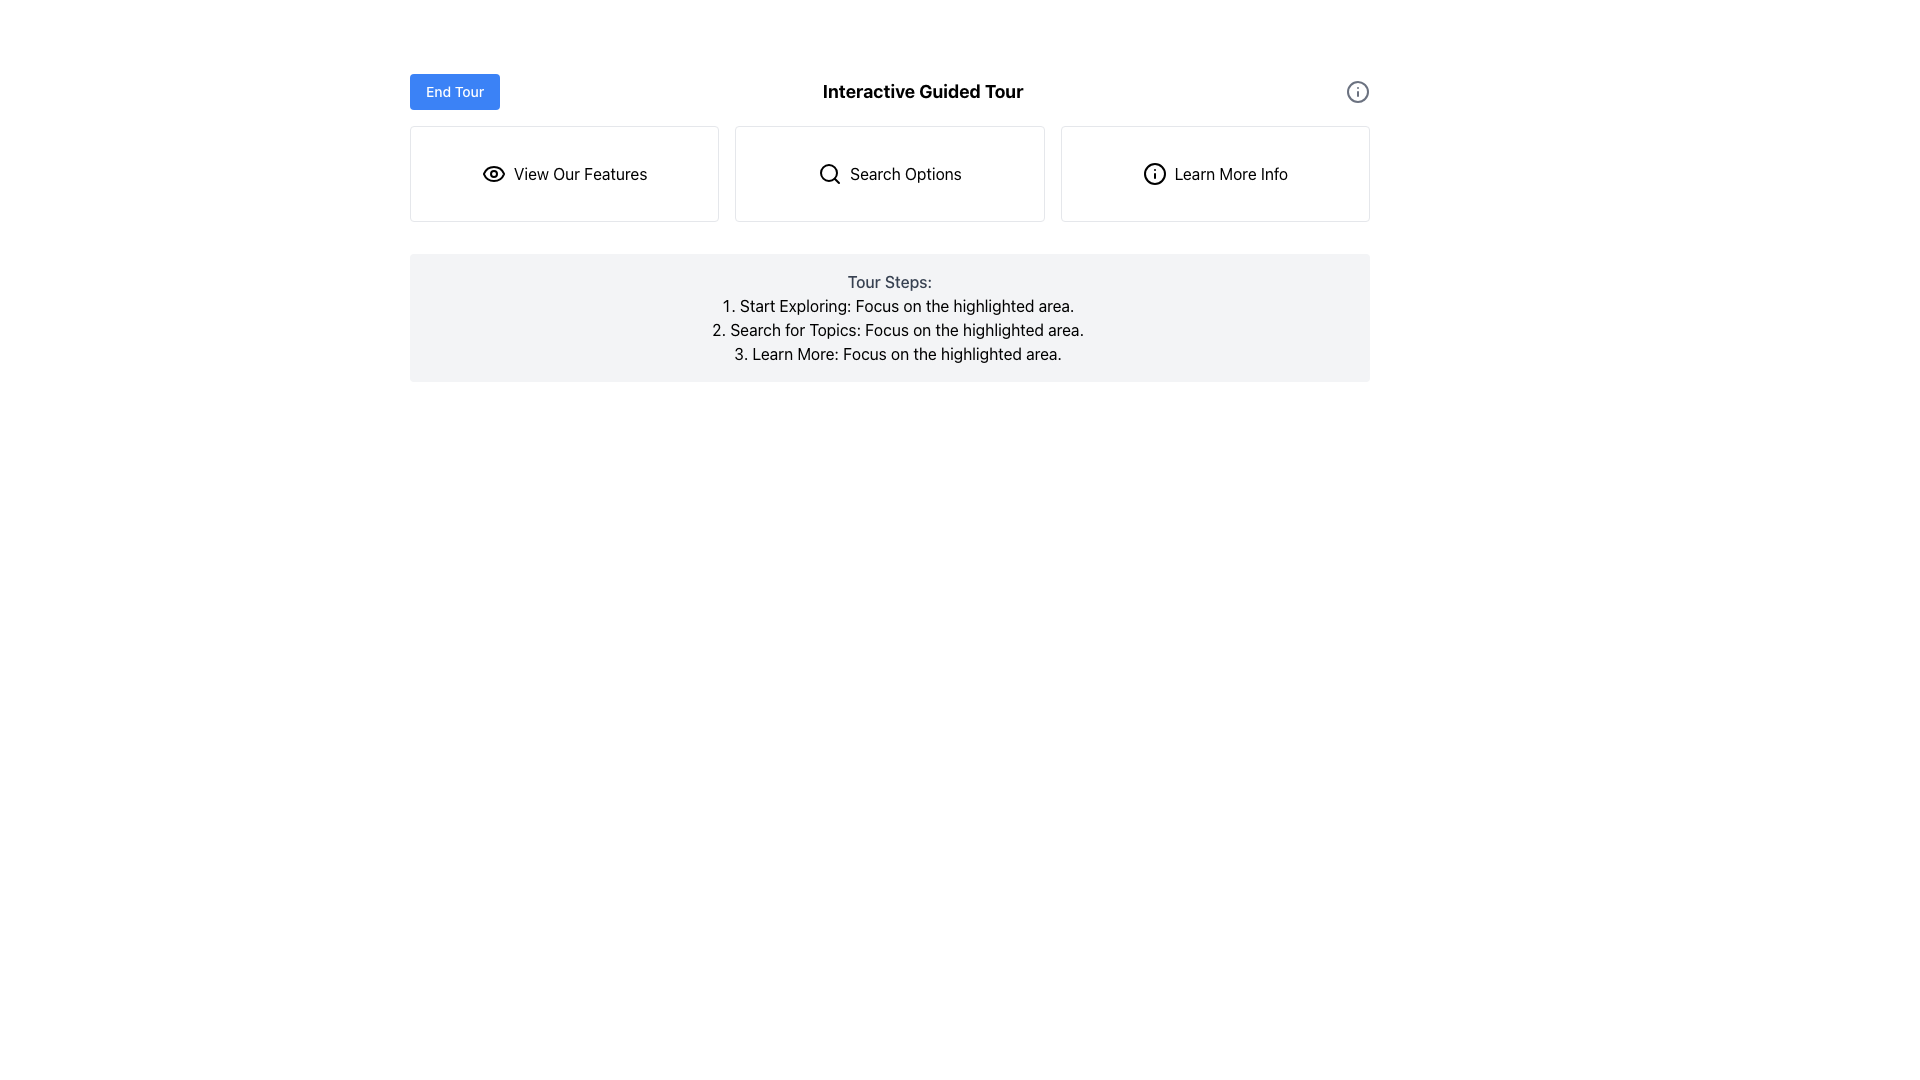  I want to click on the circular icon within the 'Search Options' button, which is the second button from the left in a row of three buttons, so click(829, 172).